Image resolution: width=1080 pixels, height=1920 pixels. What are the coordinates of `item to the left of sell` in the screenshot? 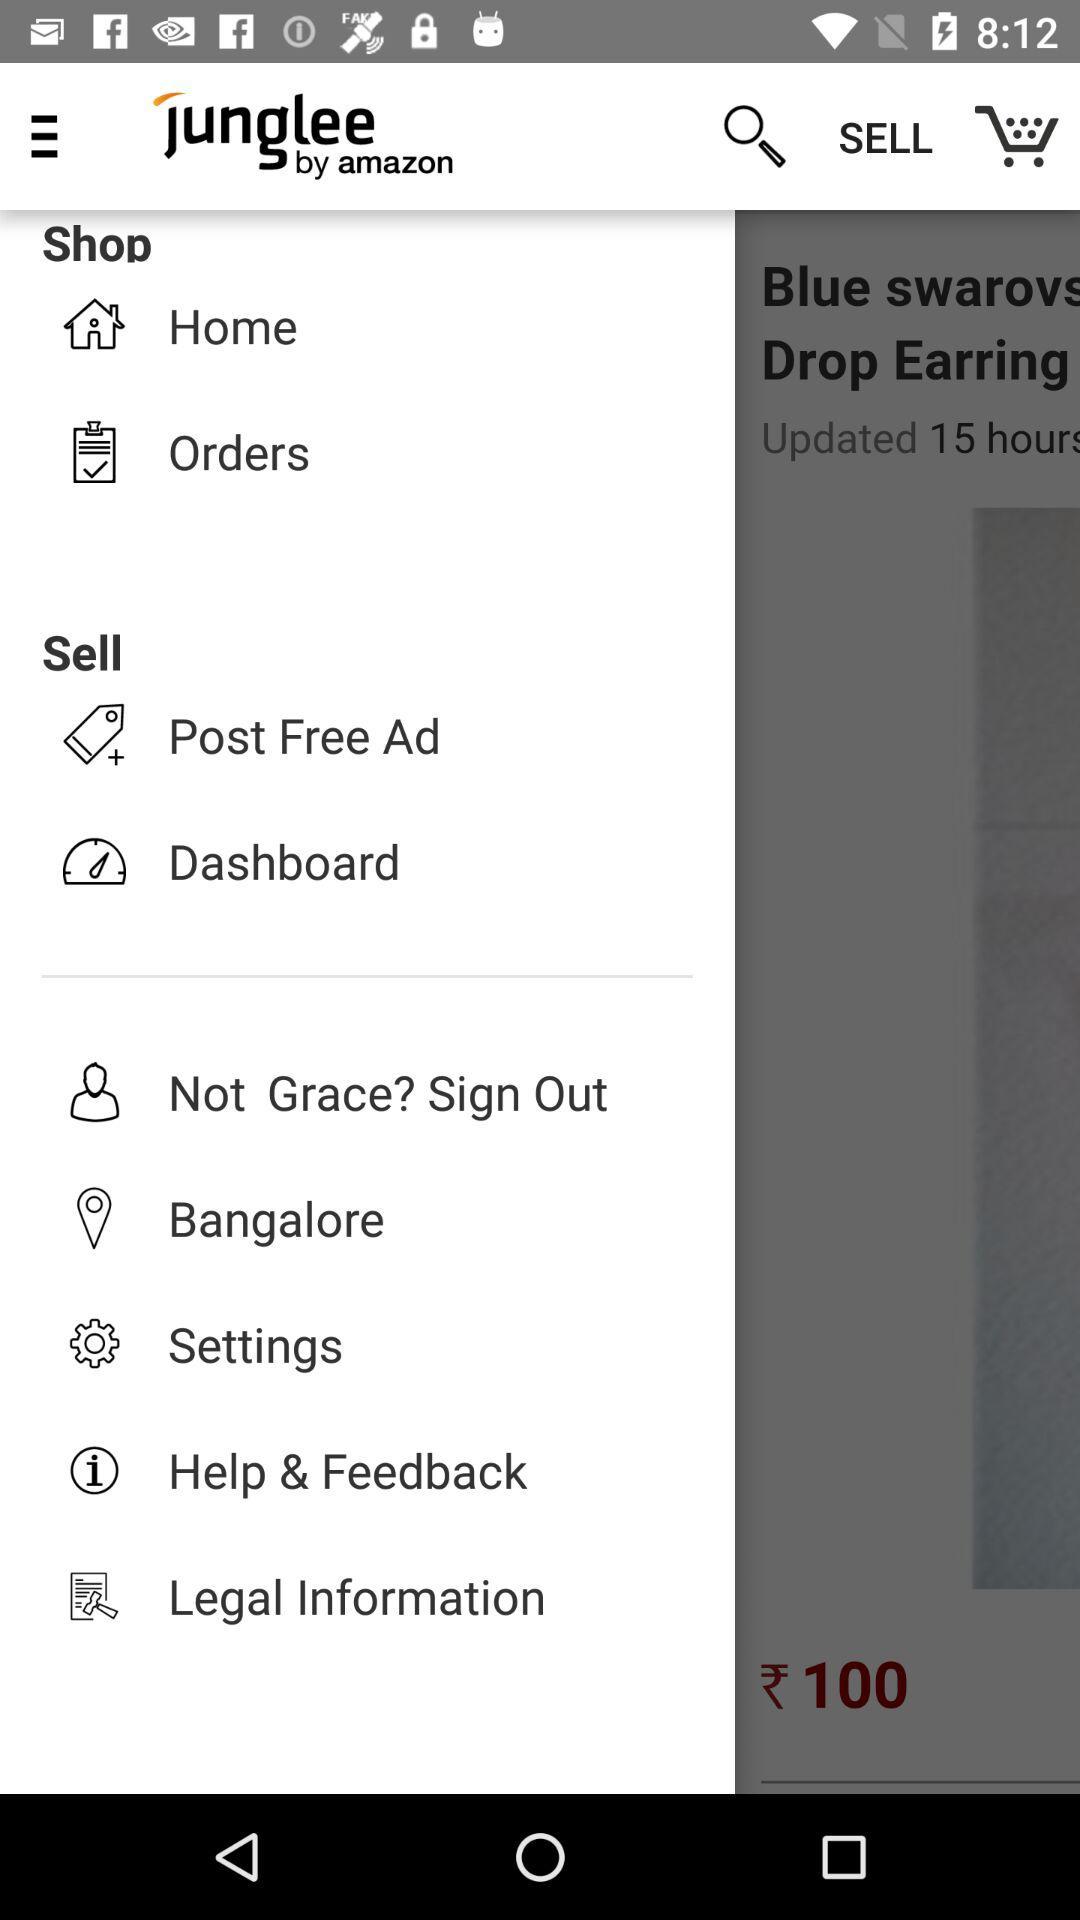 It's located at (754, 135).